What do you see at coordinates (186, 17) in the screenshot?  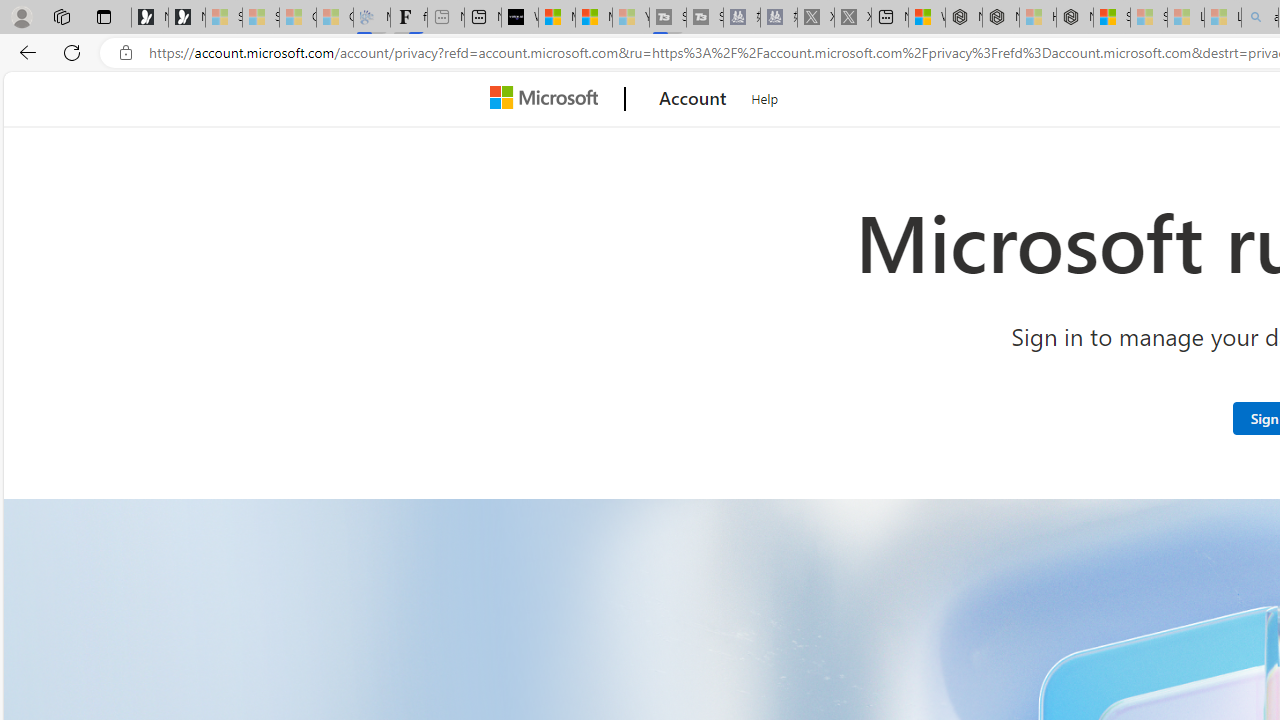 I see `'Newsletter Sign Up'` at bounding box center [186, 17].